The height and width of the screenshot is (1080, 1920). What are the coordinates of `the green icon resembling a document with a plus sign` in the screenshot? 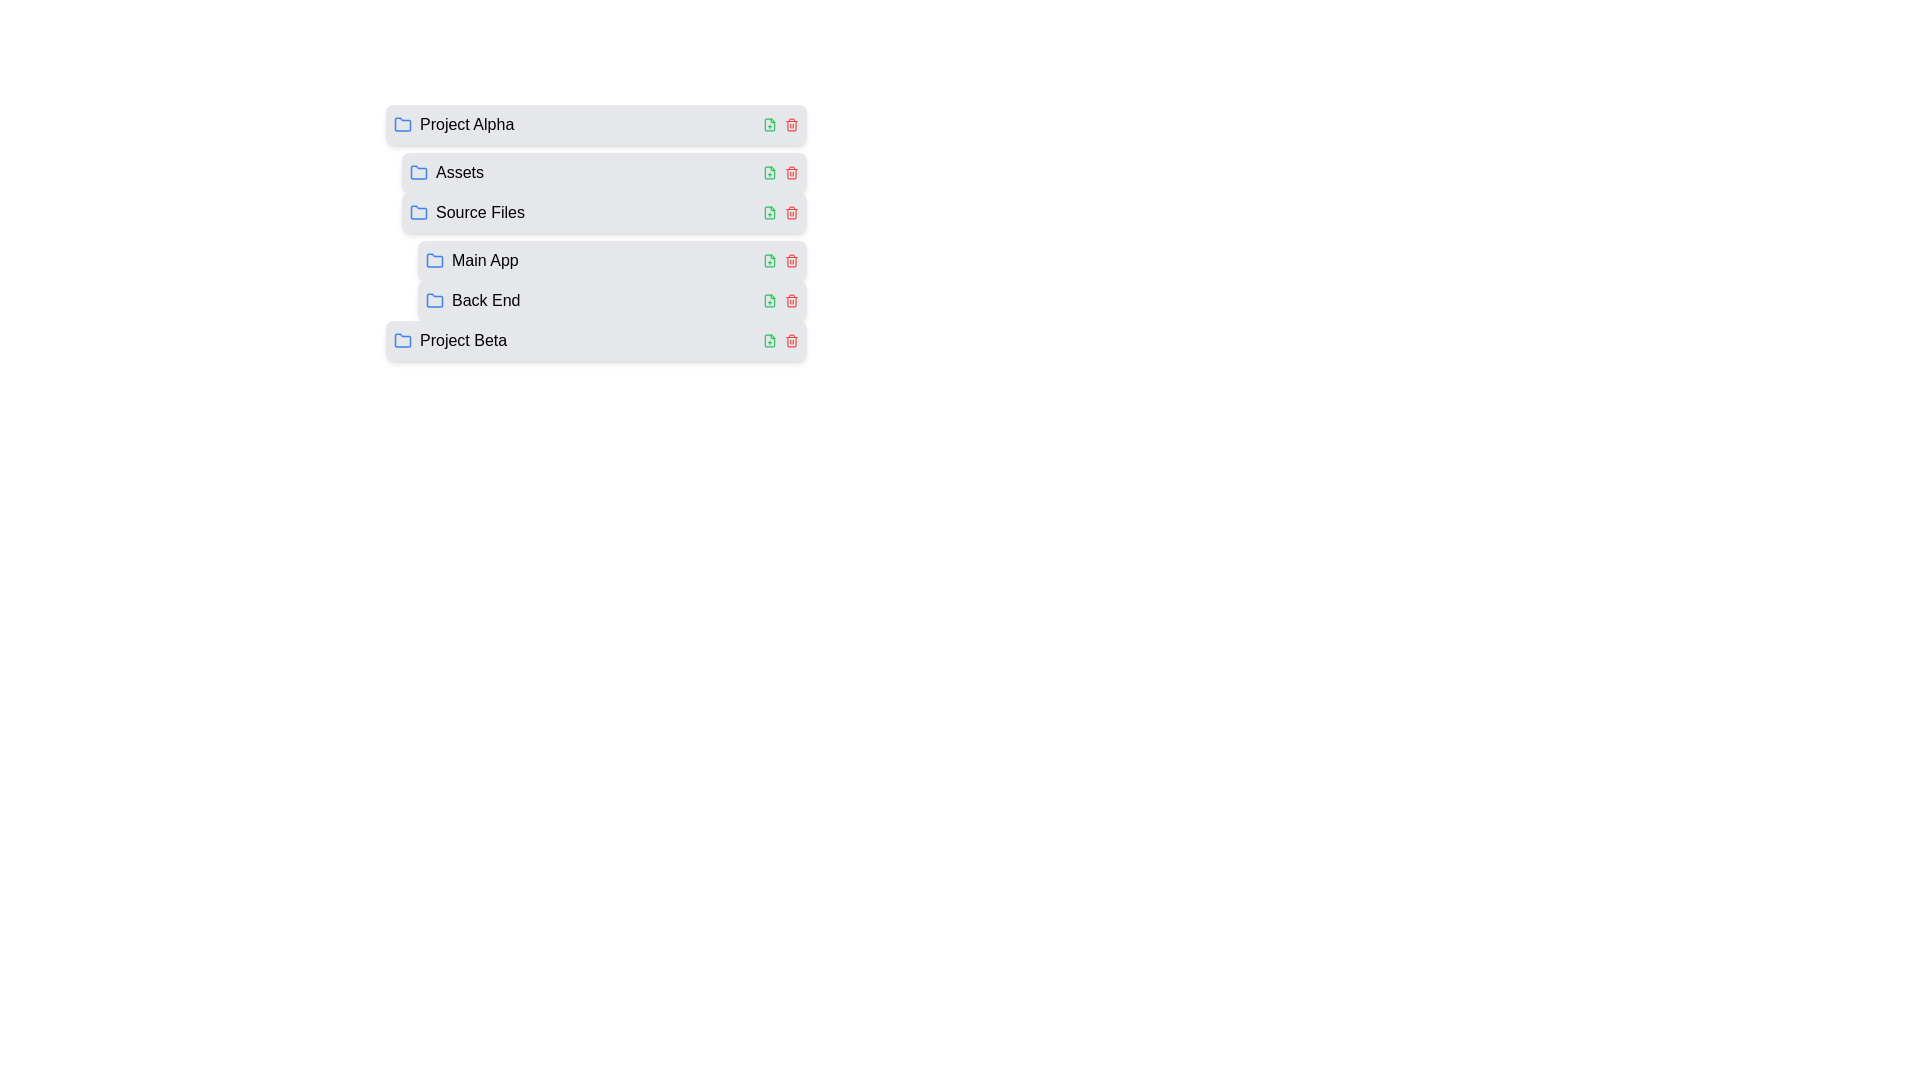 It's located at (768, 212).